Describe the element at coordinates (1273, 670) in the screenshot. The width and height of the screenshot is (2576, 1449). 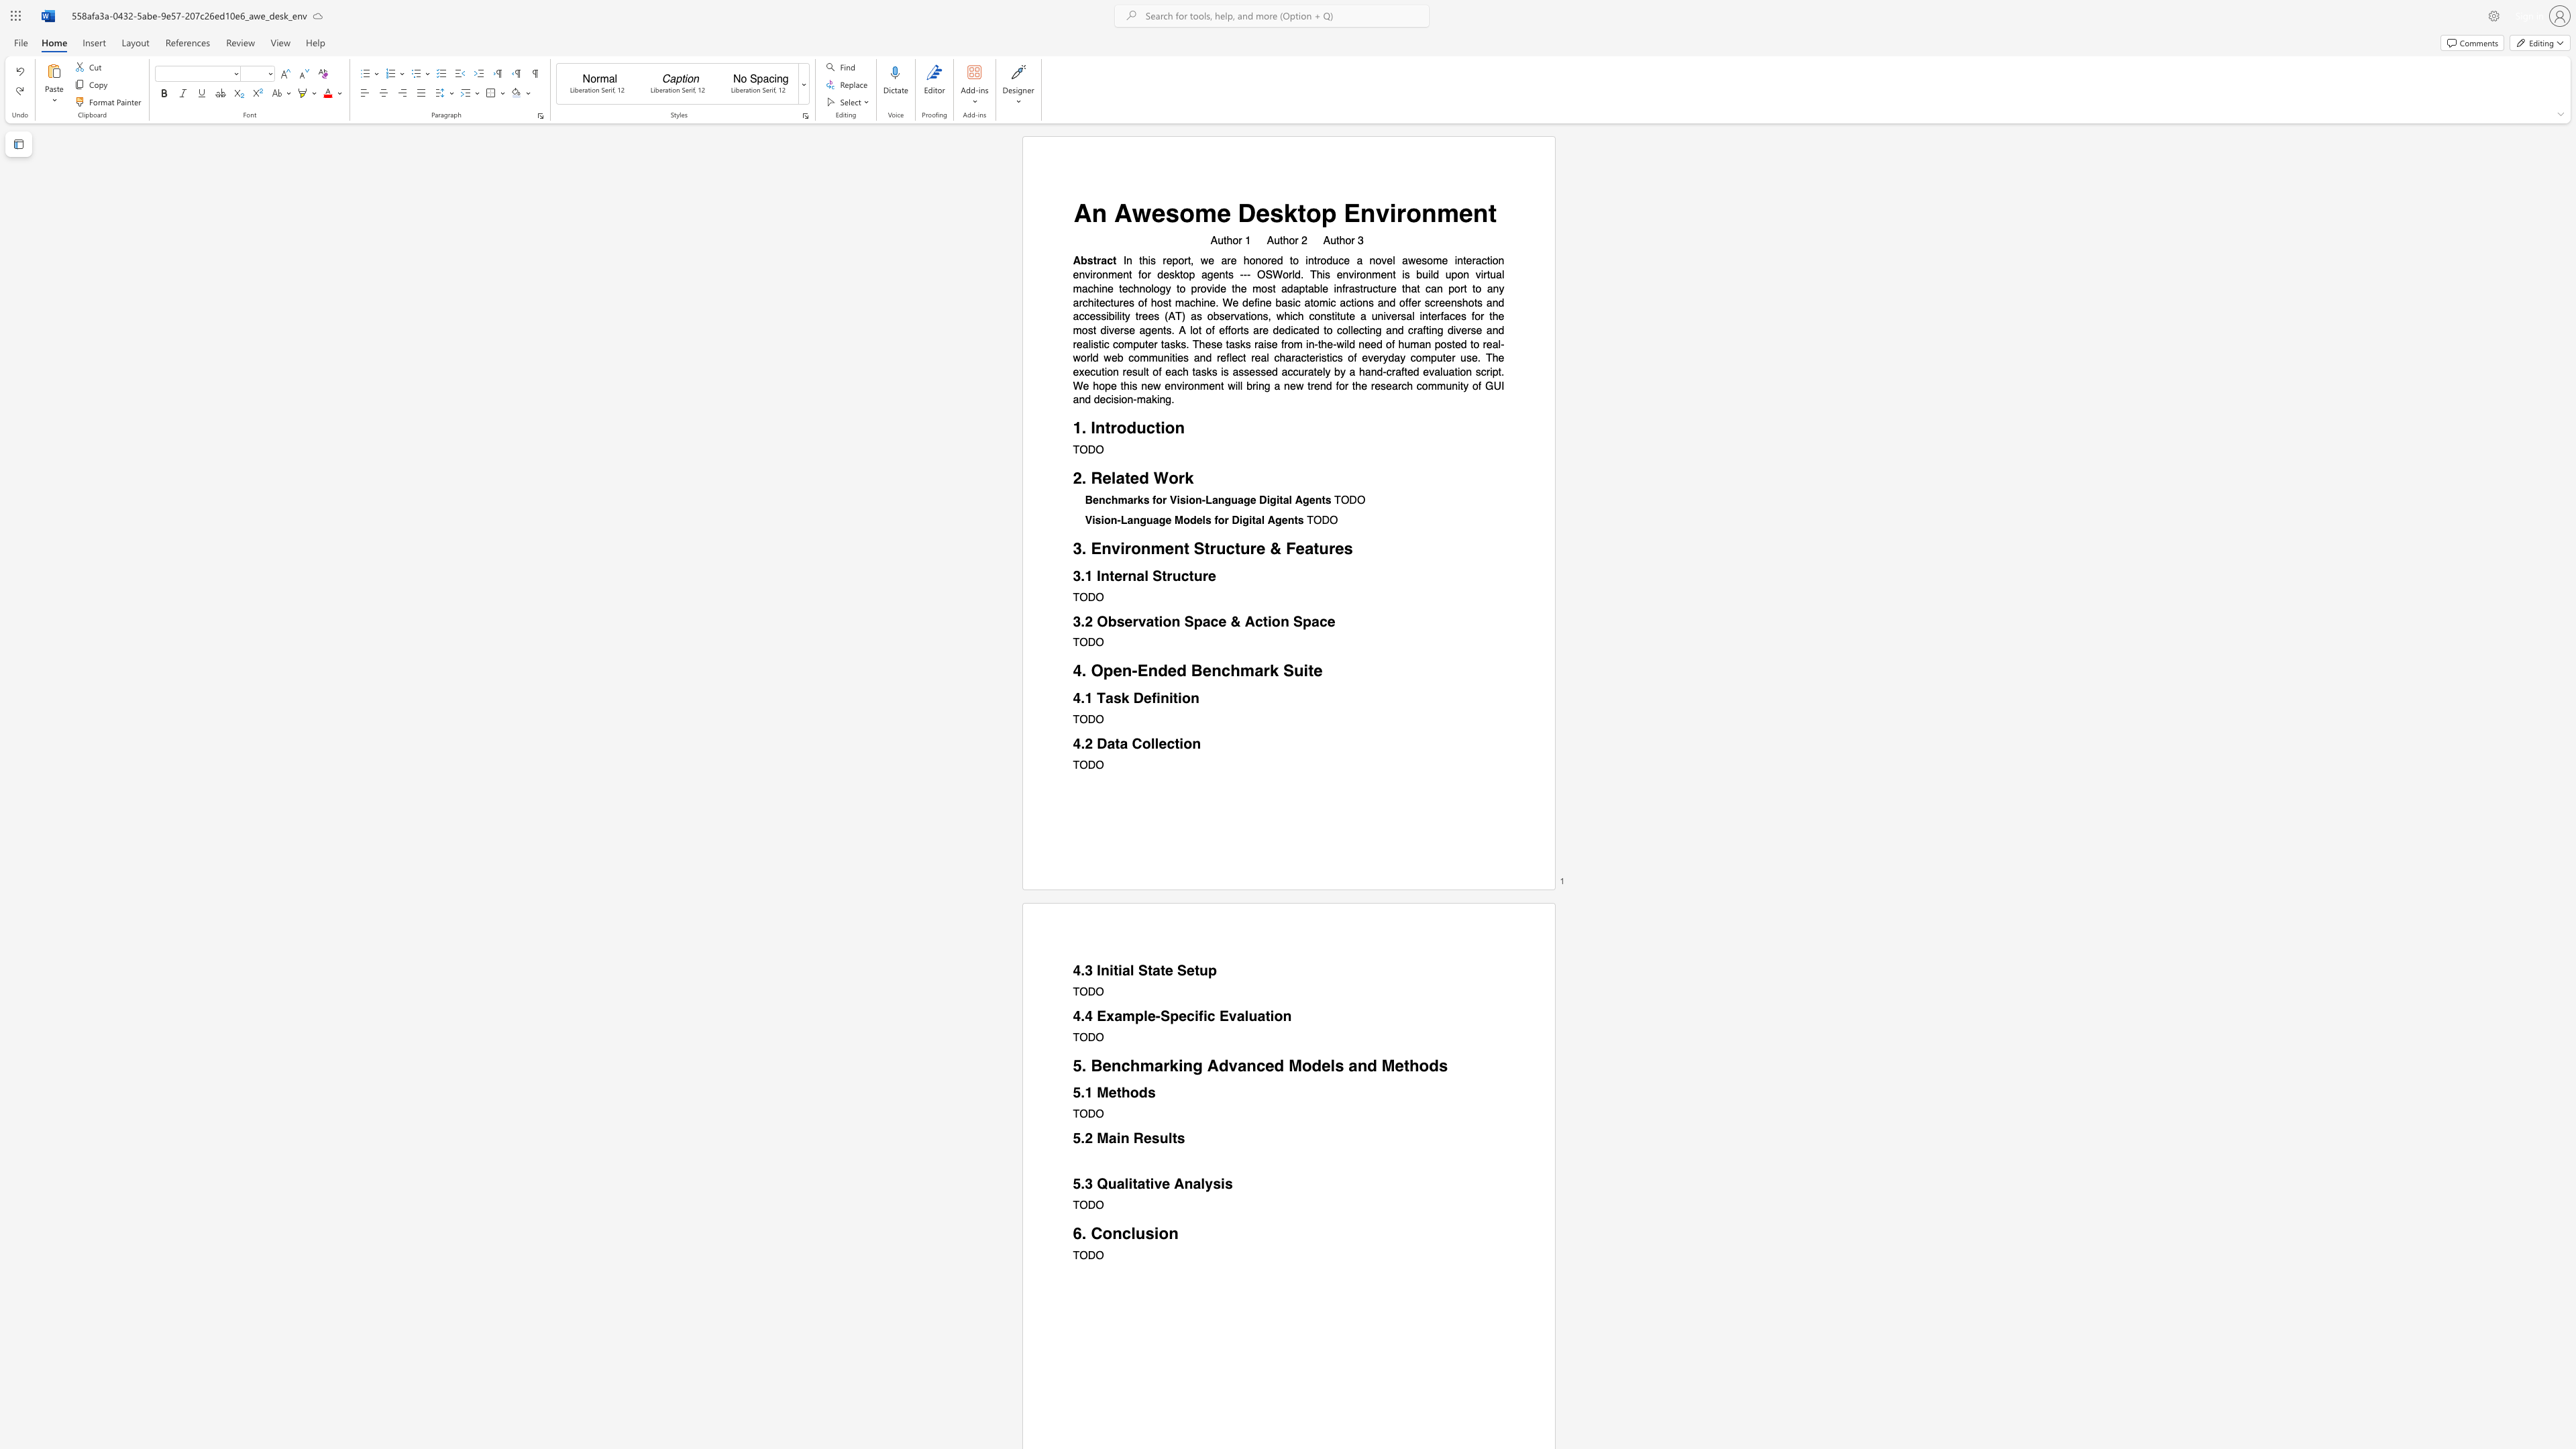
I see `the 1th character "k" in the text` at that location.